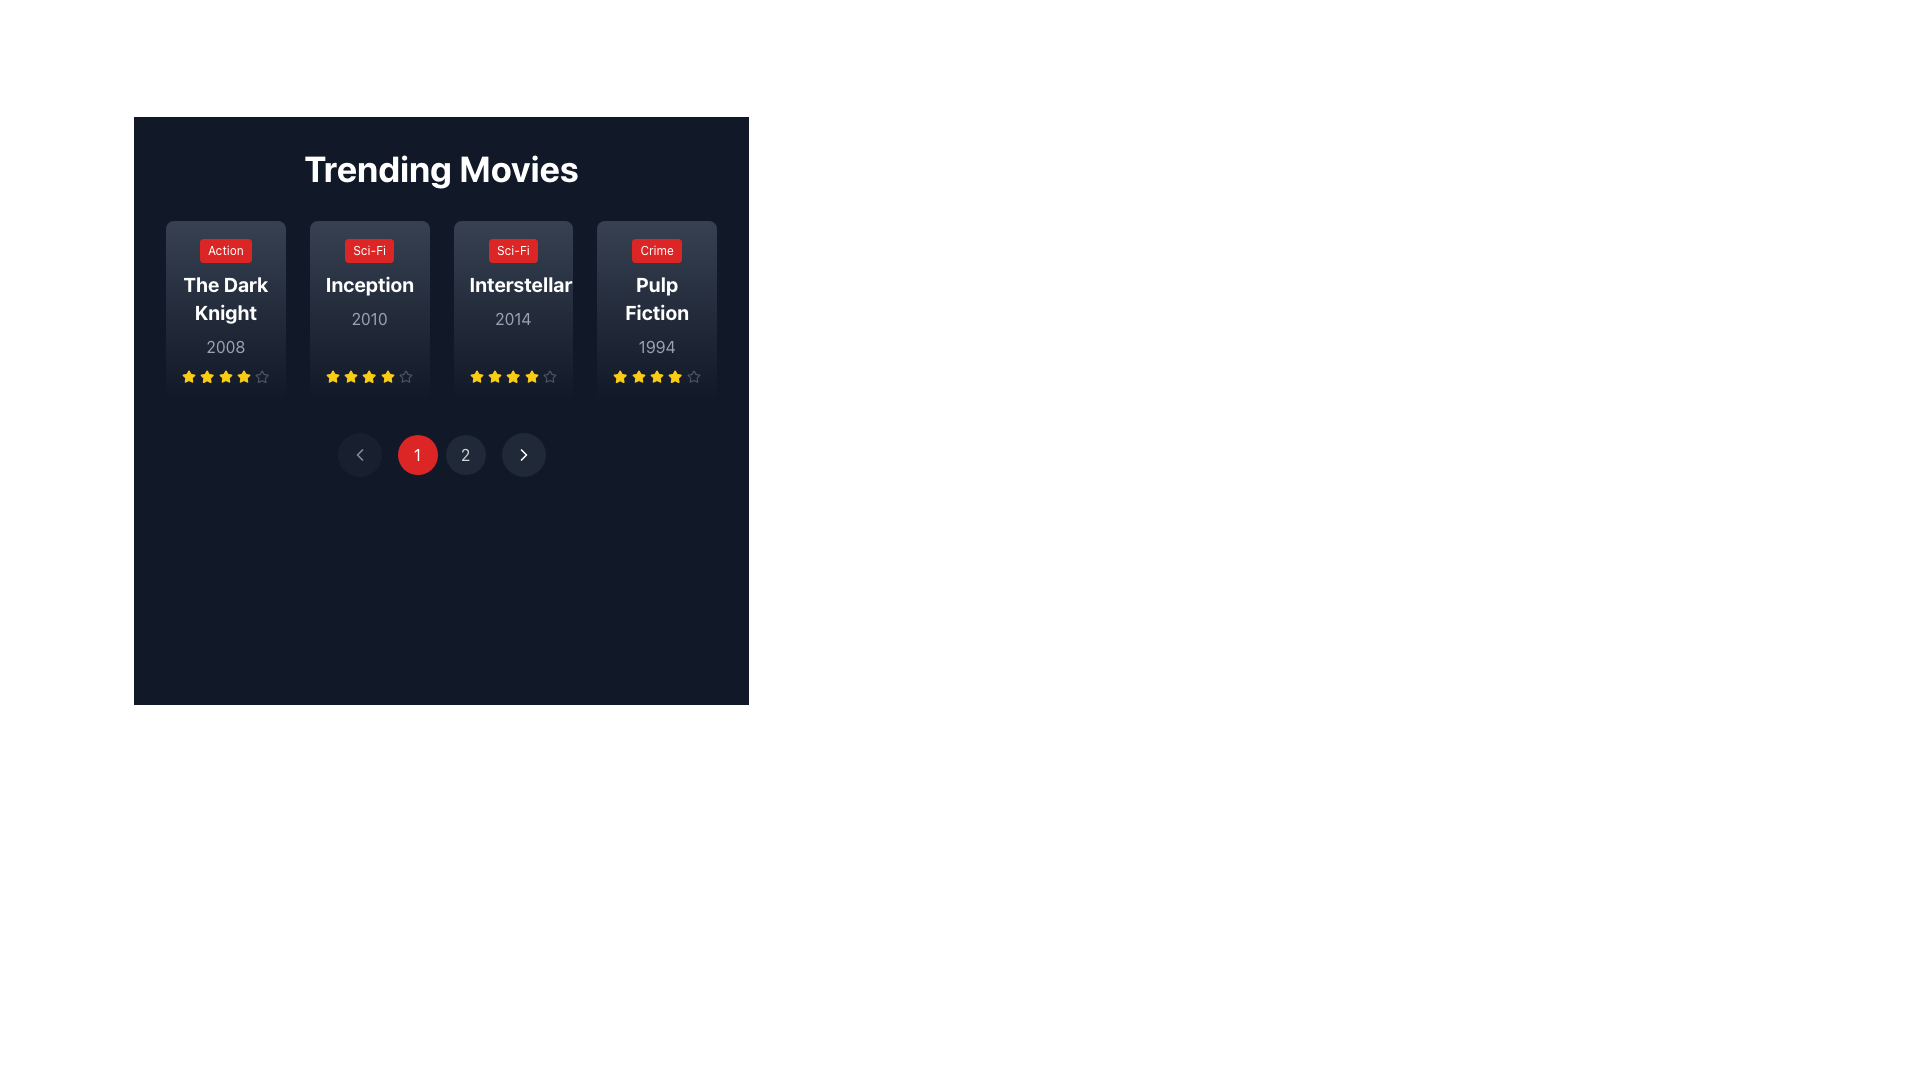 Image resolution: width=1920 pixels, height=1080 pixels. What do you see at coordinates (261, 376) in the screenshot?
I see `the rating indication by interacting with the last star icon in the rating stars of 'The Dark Knight' movie card` at bounding box center [261, 376].